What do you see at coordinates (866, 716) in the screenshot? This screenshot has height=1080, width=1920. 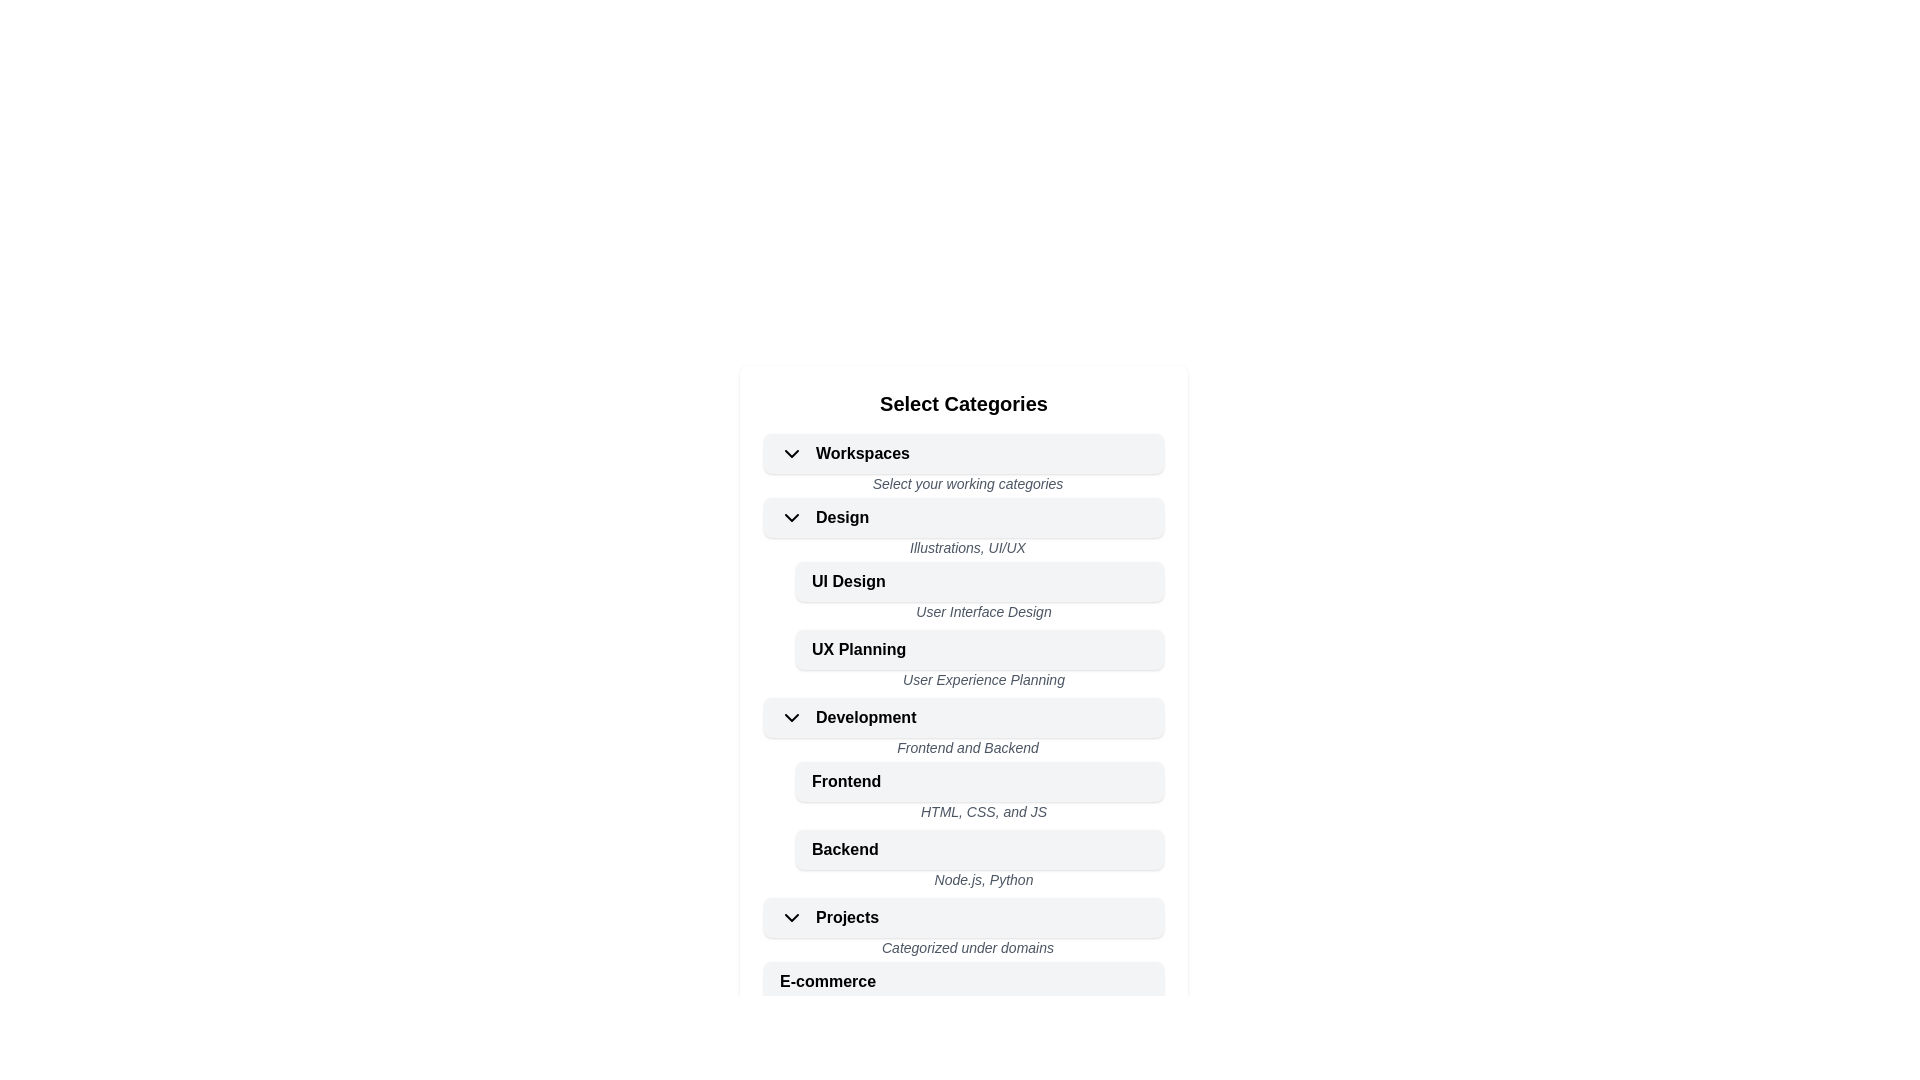 I see `the 'Development' text label, which is styled in bold font and positioned in the vertical list between 'UX Planning' and 'Frontend' in the 'Design' section` at bounding box center [866, 716].